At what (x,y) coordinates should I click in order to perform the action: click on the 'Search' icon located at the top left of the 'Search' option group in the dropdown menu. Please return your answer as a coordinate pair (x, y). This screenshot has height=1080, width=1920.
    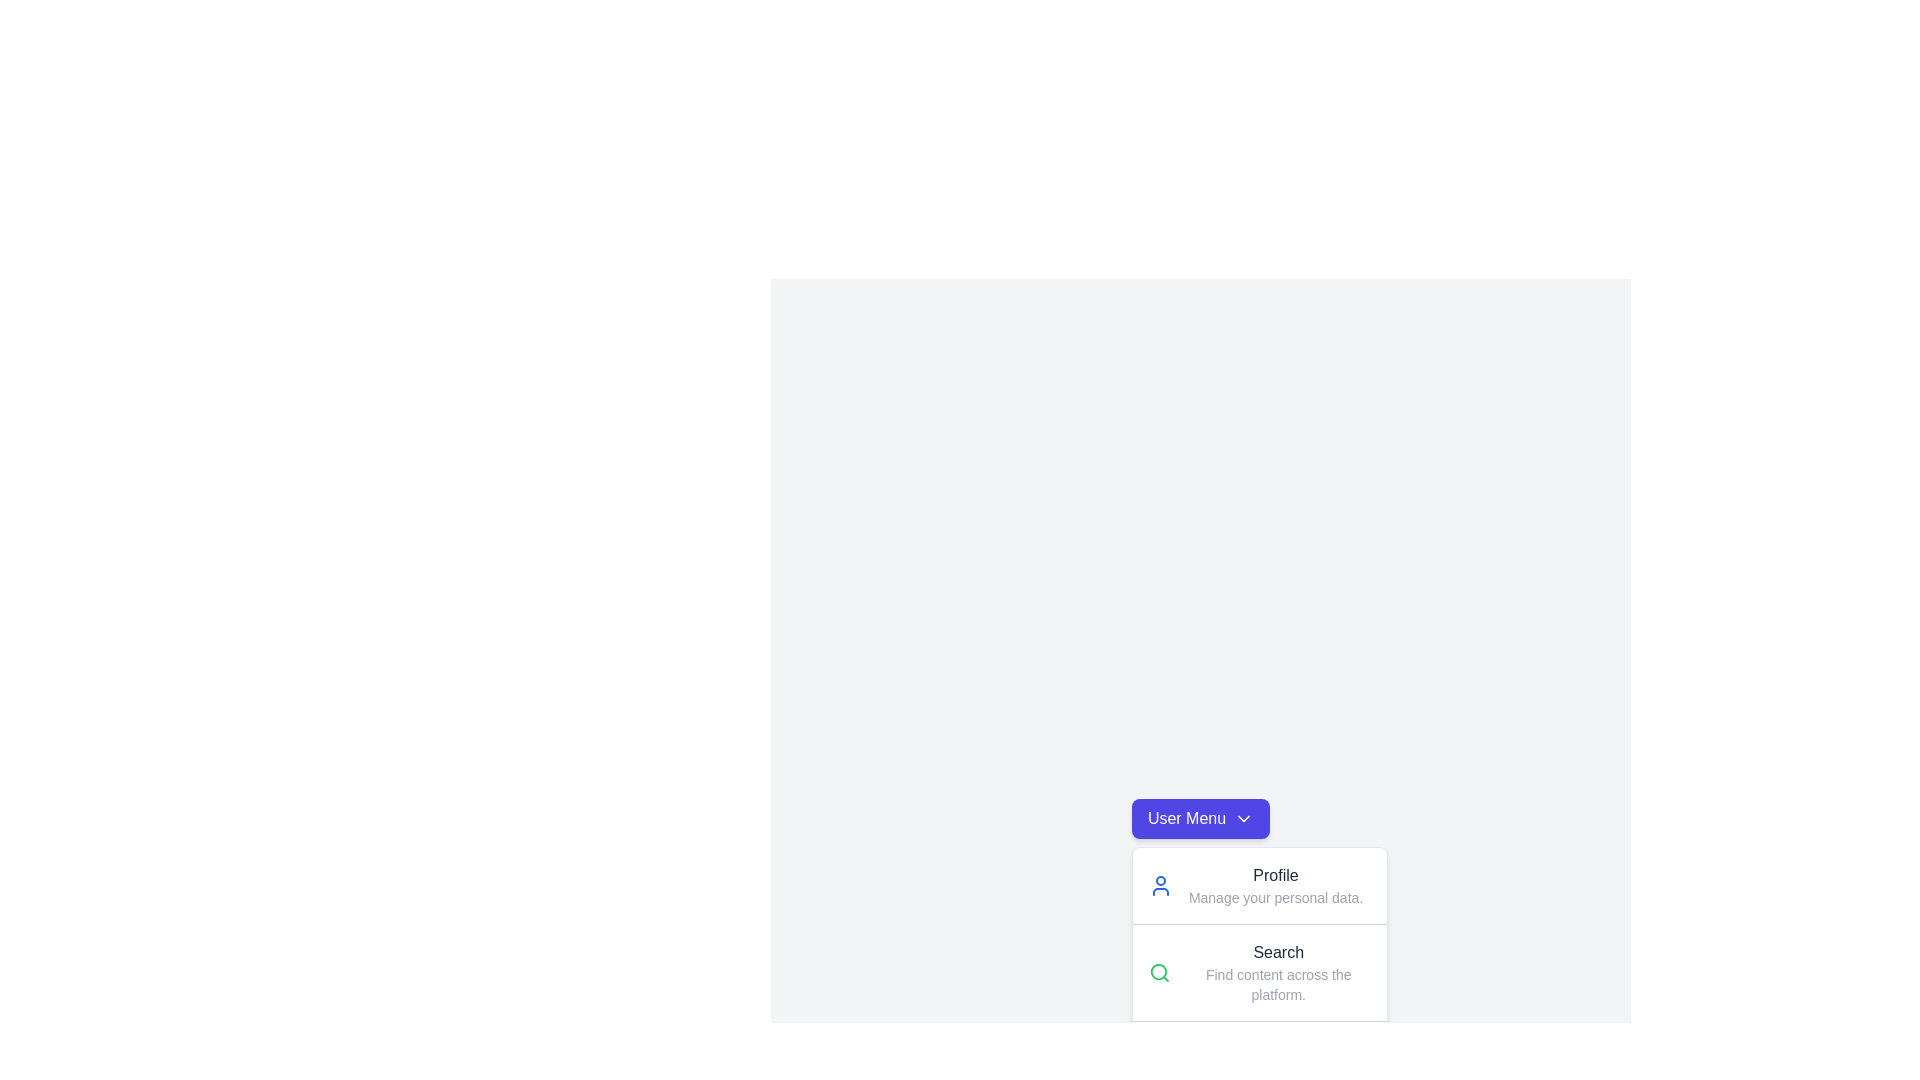
    Looking at the image, I should click on (1159, 971).